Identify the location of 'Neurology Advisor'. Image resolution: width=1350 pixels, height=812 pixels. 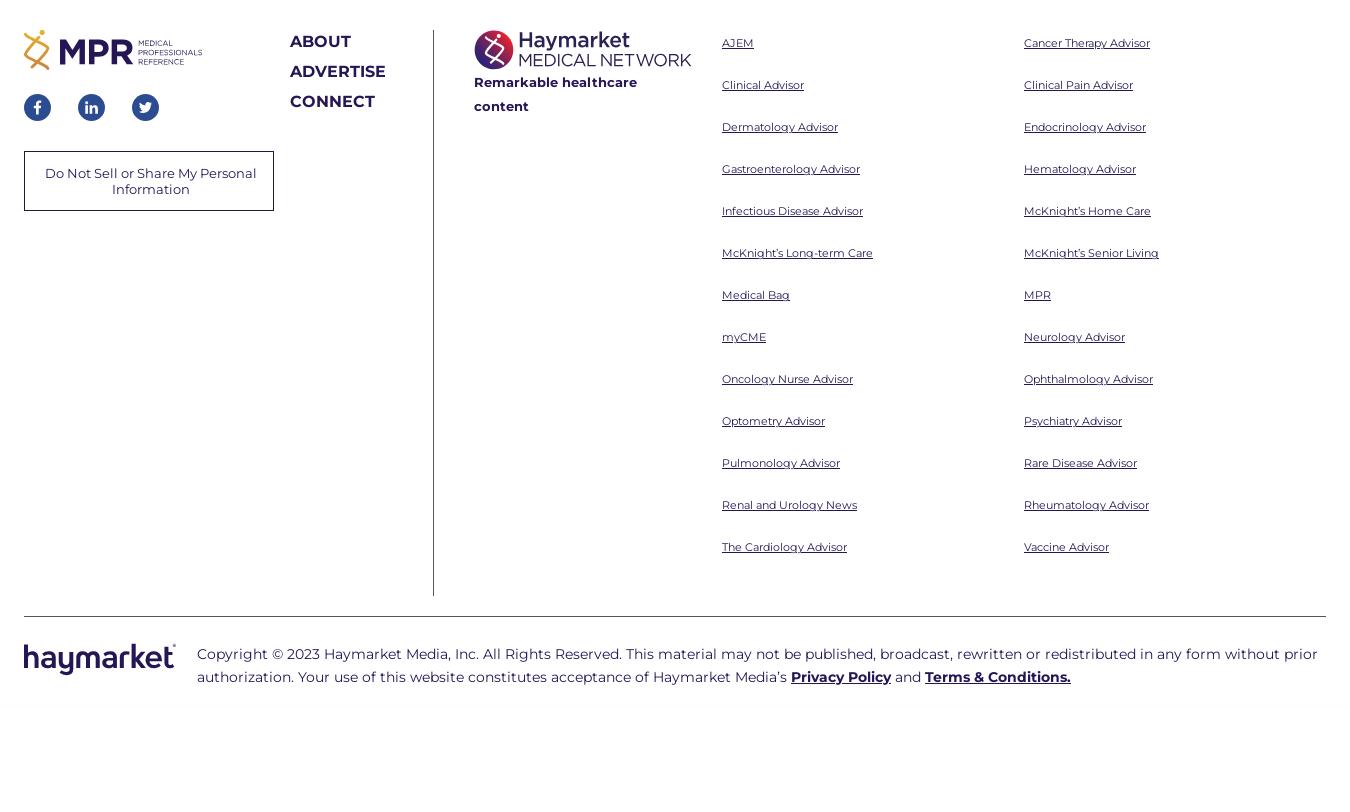
(1074, 64).